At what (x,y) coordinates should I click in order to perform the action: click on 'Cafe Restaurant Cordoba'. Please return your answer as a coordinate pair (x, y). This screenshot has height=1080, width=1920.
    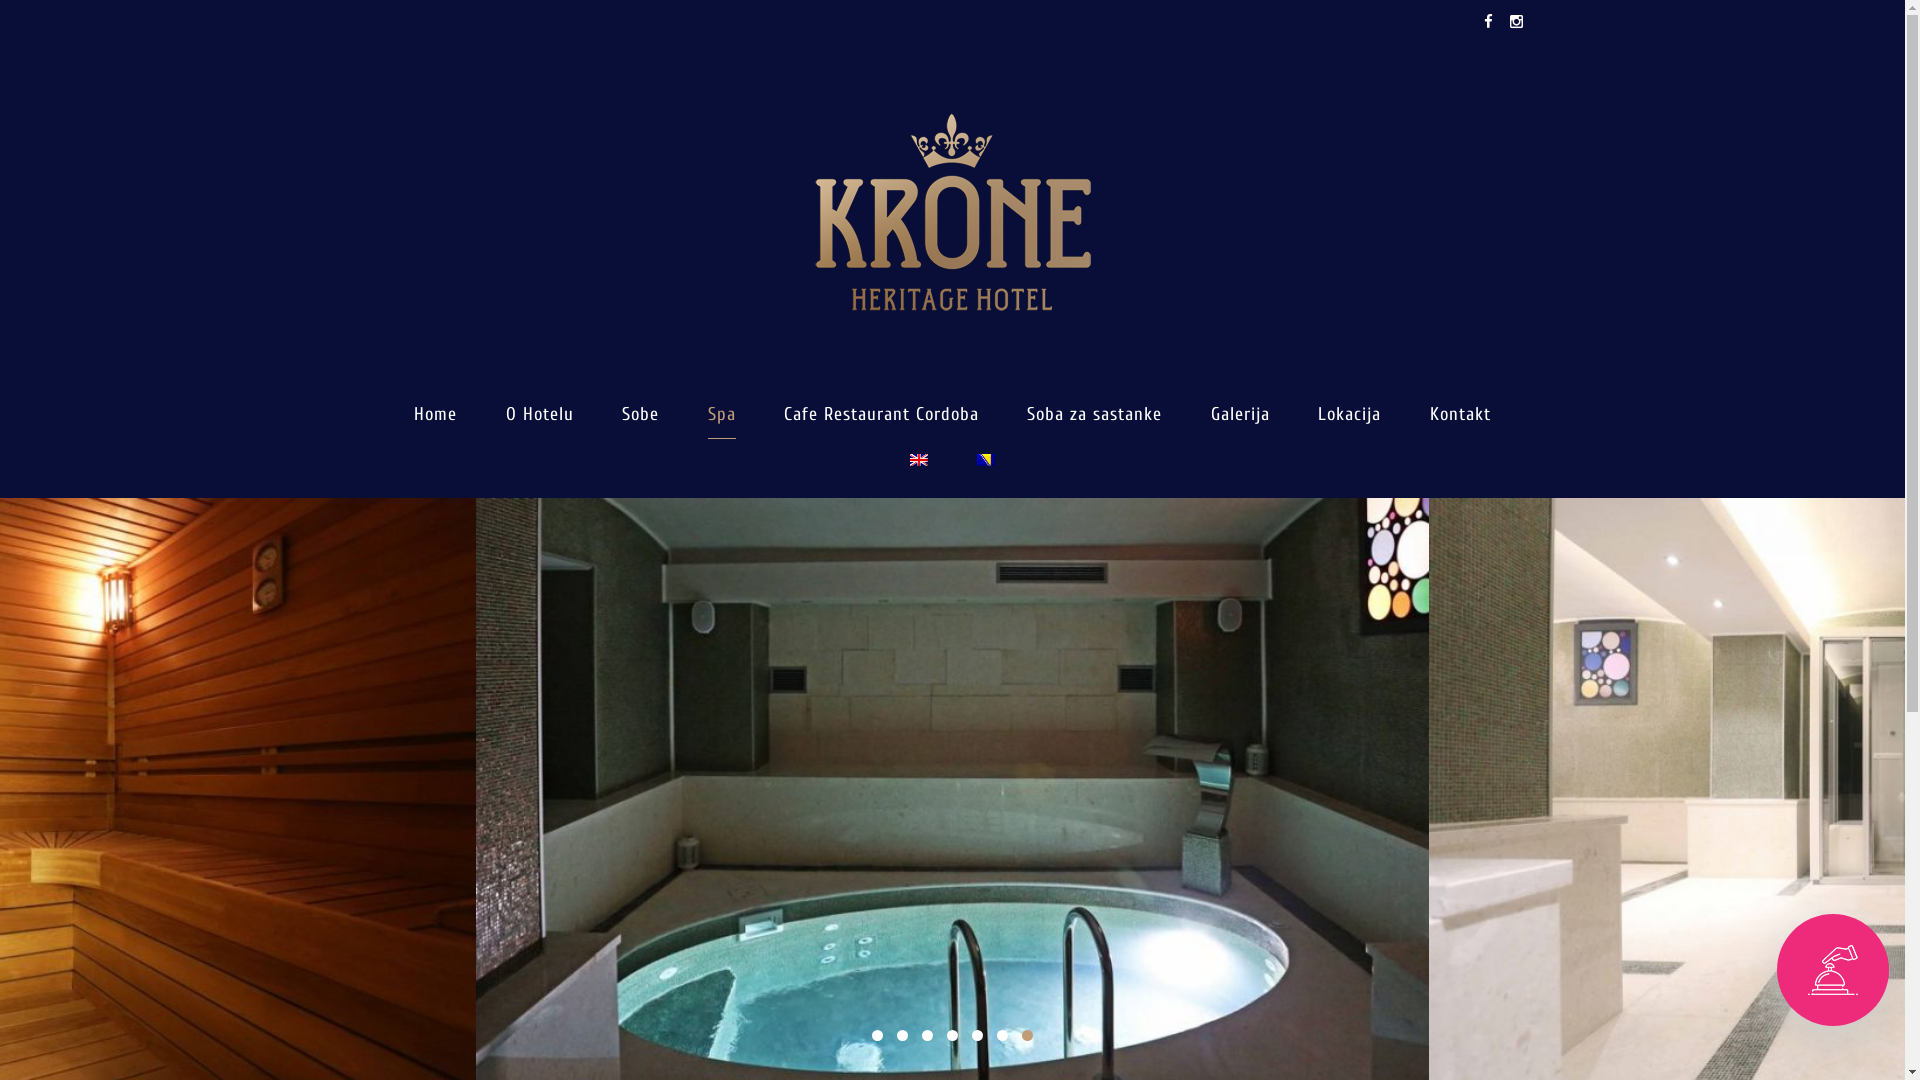
    Looking at the image, I should click on (880, 414).